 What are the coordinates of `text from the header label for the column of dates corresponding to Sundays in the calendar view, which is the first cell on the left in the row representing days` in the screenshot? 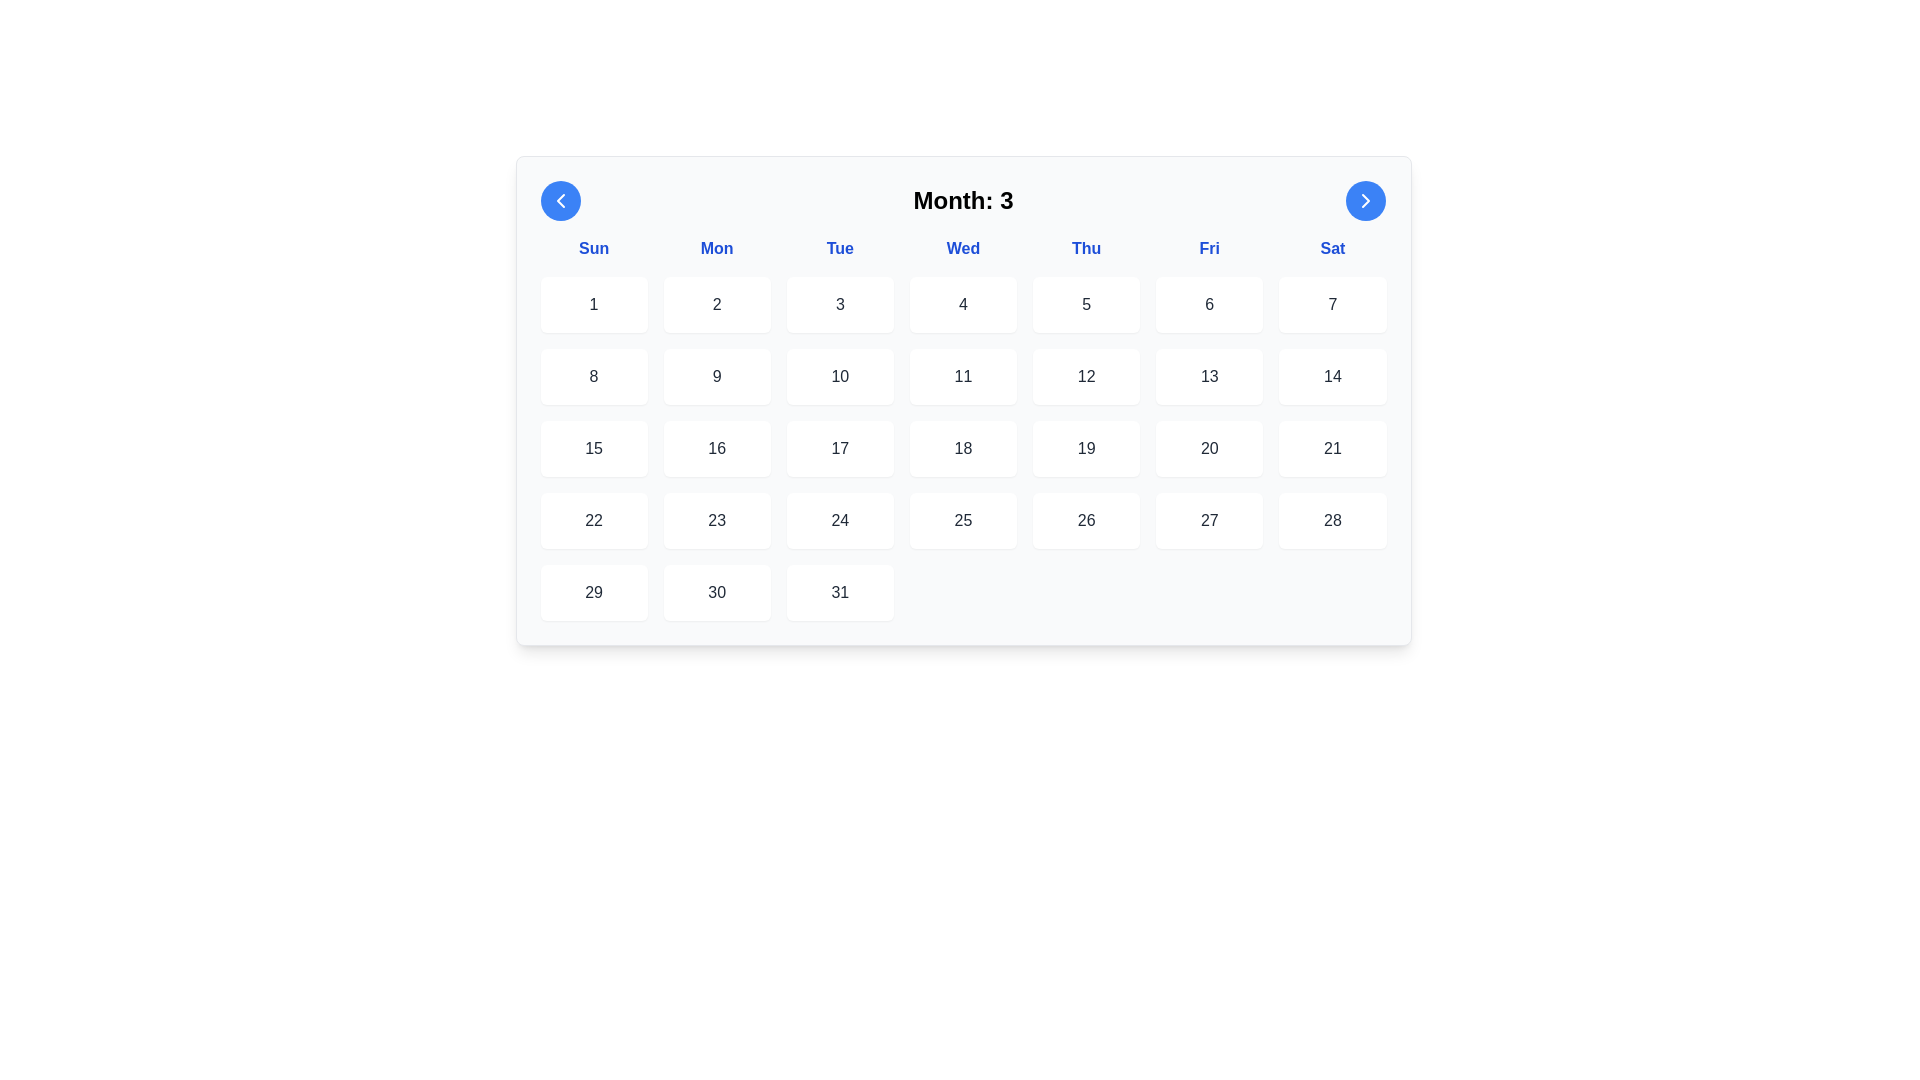 It's located at (593, 248).